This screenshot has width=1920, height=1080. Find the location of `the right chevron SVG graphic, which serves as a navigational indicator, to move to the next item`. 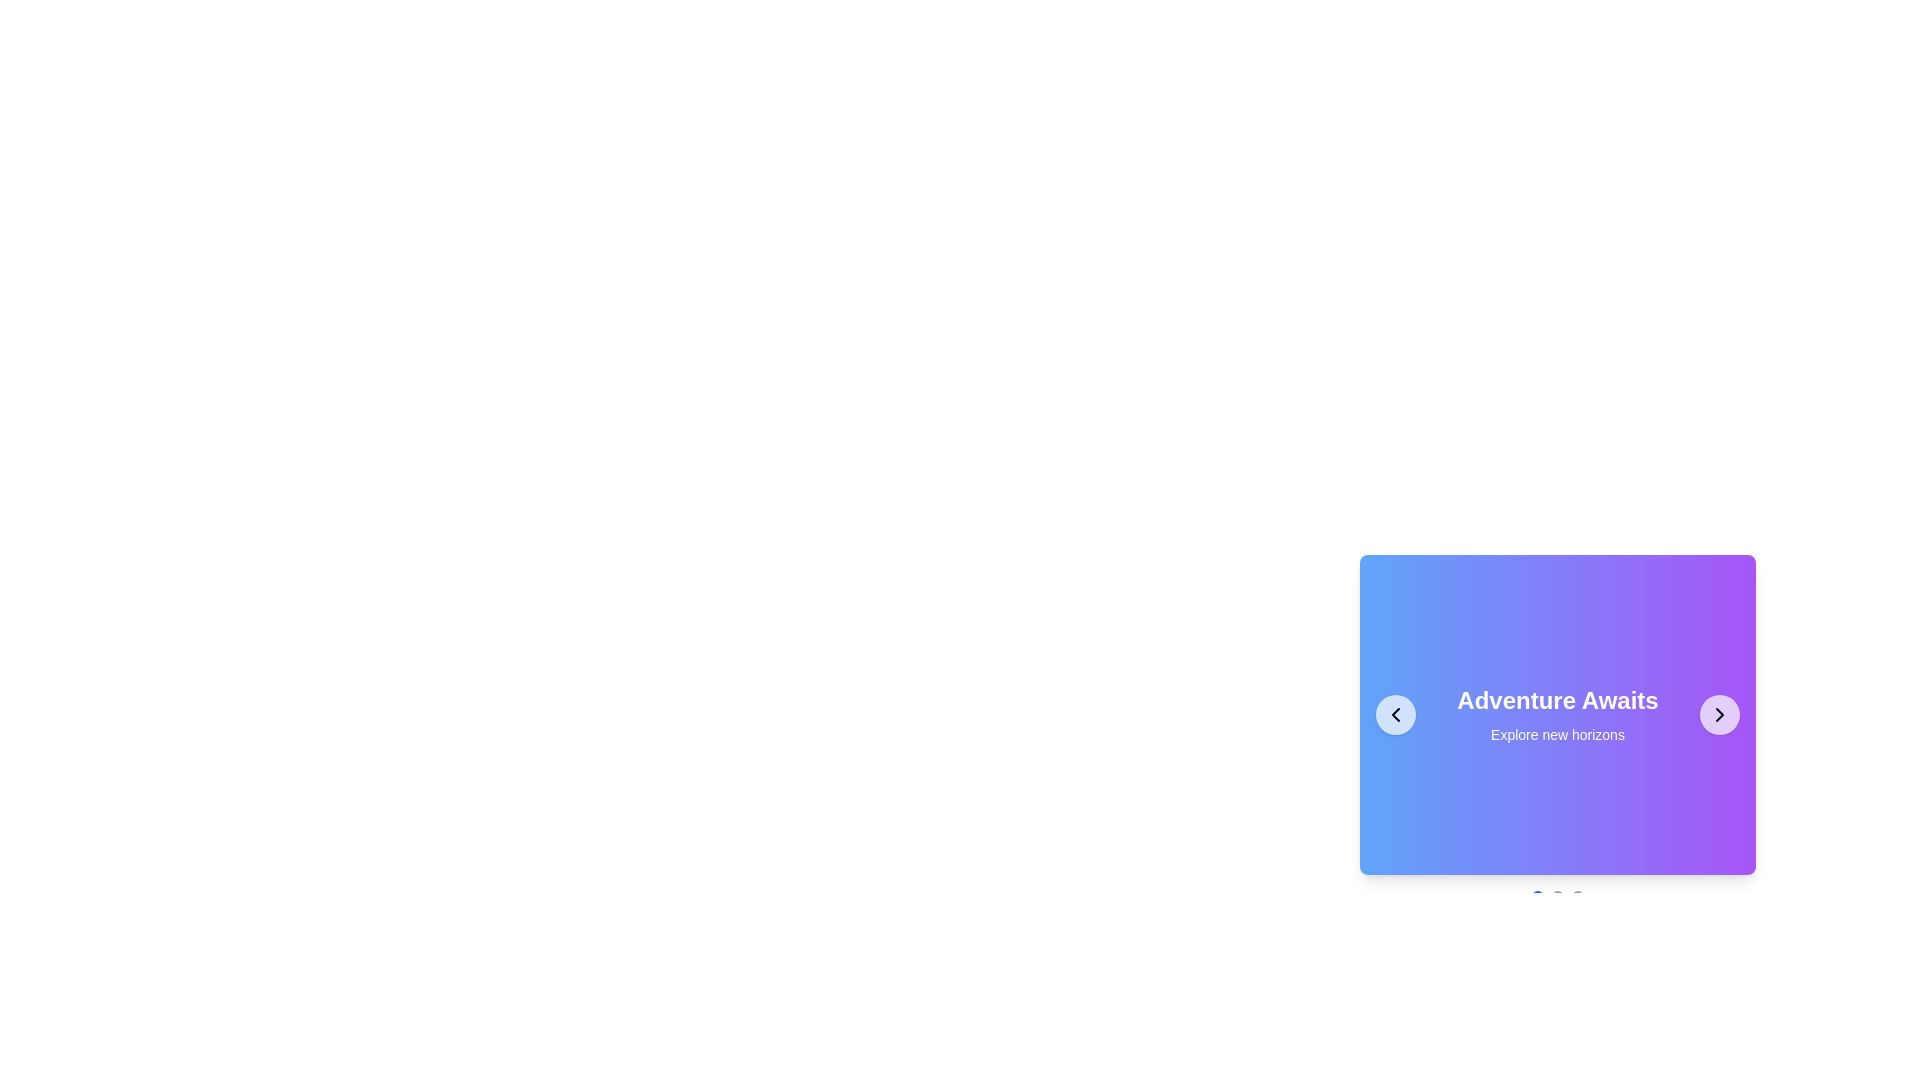

the right chevron SVG graphic, which serves as a navigational indicator, to move to the next item is located at coordinates (1718, 713).